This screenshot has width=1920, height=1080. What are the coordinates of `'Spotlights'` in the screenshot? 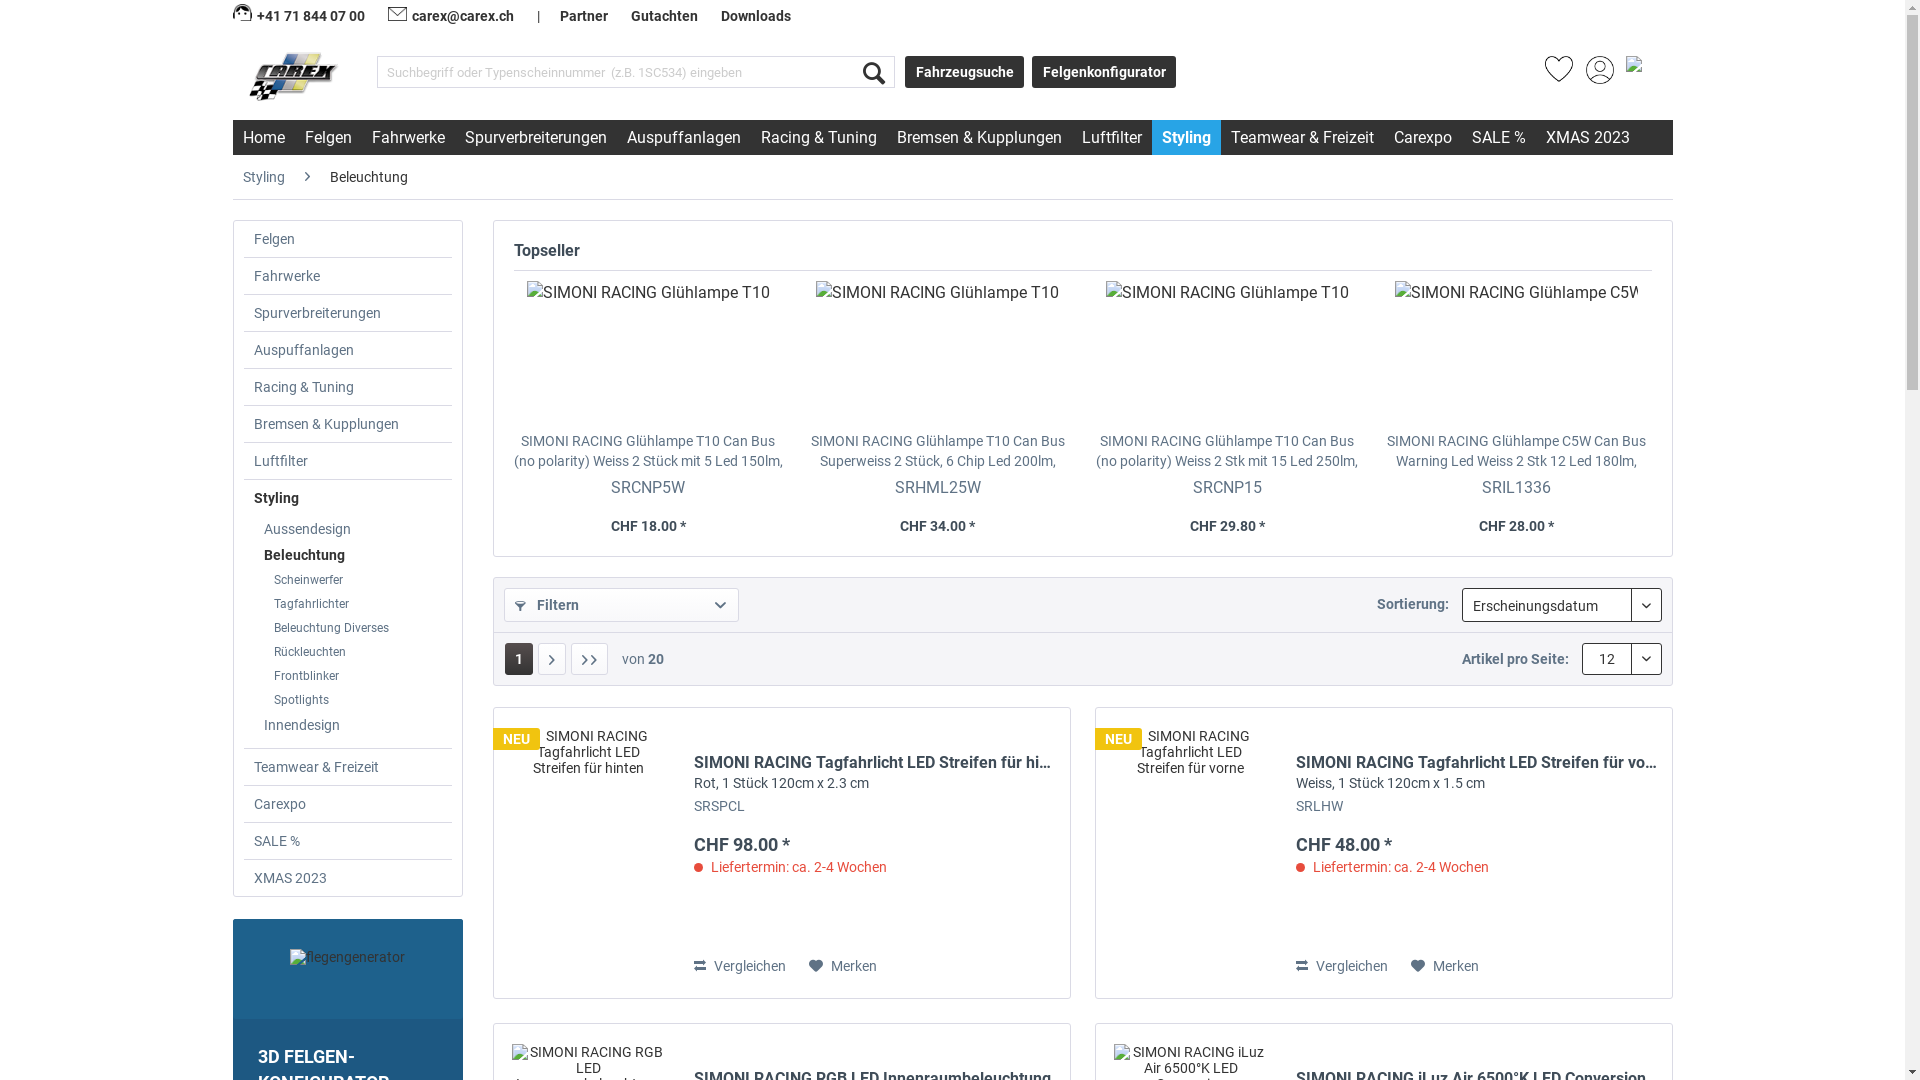 It's located at (358, 698).